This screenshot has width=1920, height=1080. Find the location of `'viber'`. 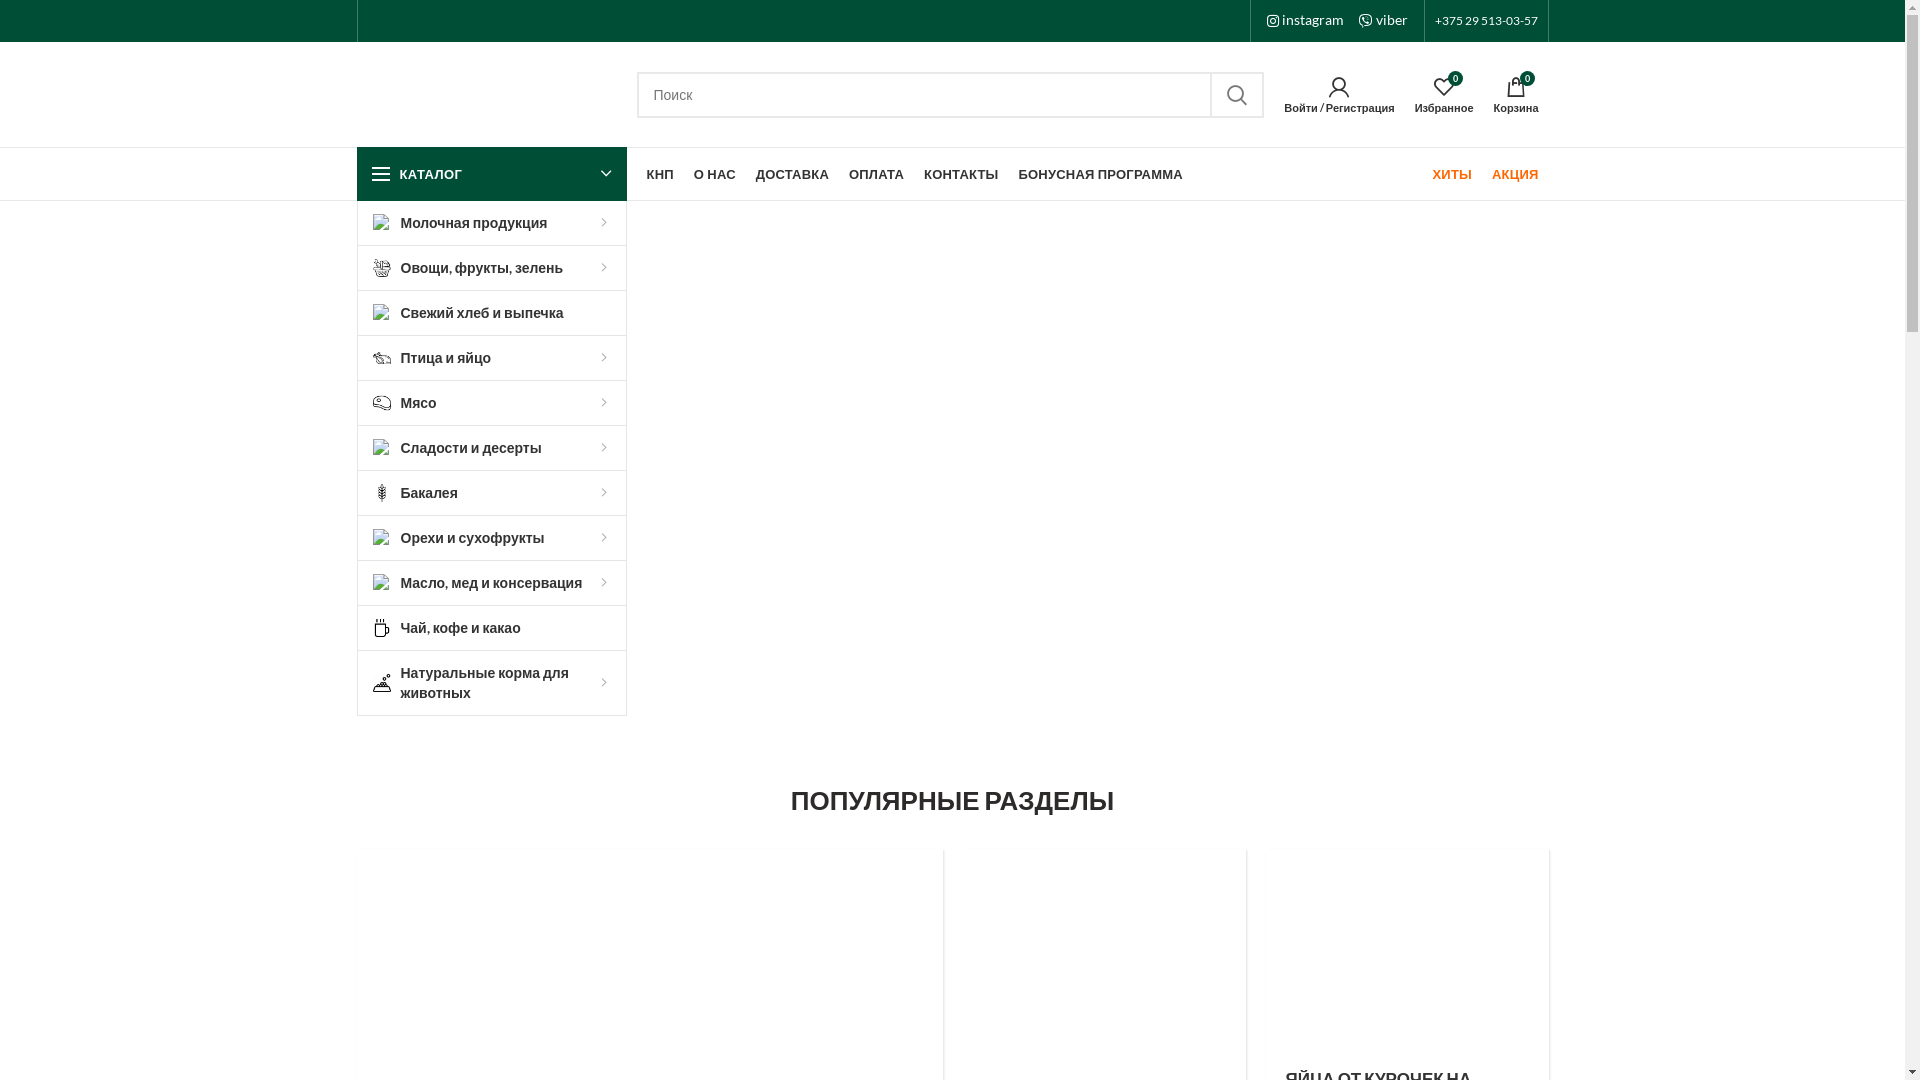

'viber' is located at coordinates (1381, 19).